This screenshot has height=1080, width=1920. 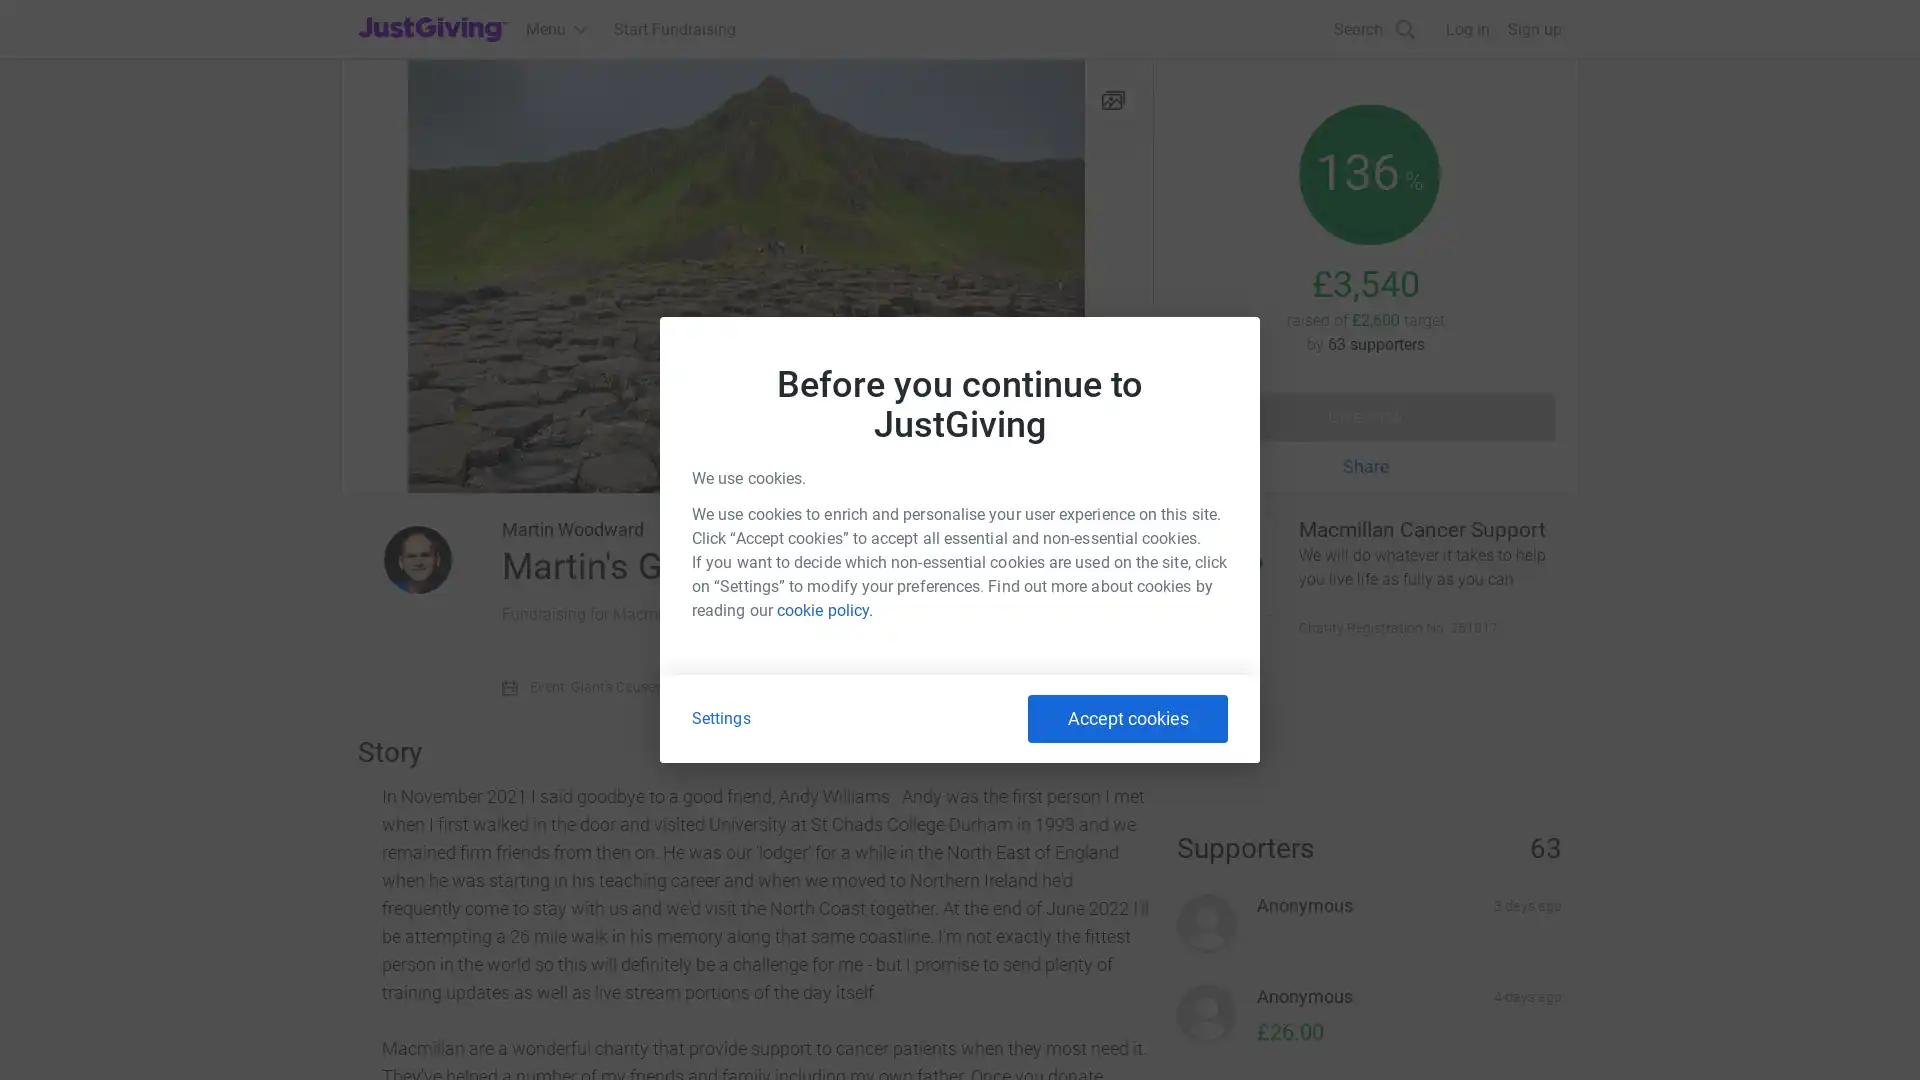 What do you see at coordinates (1112, 99) in the screenshot?
I see `Open the Image Gallery` at bounding box center [1112, 99].